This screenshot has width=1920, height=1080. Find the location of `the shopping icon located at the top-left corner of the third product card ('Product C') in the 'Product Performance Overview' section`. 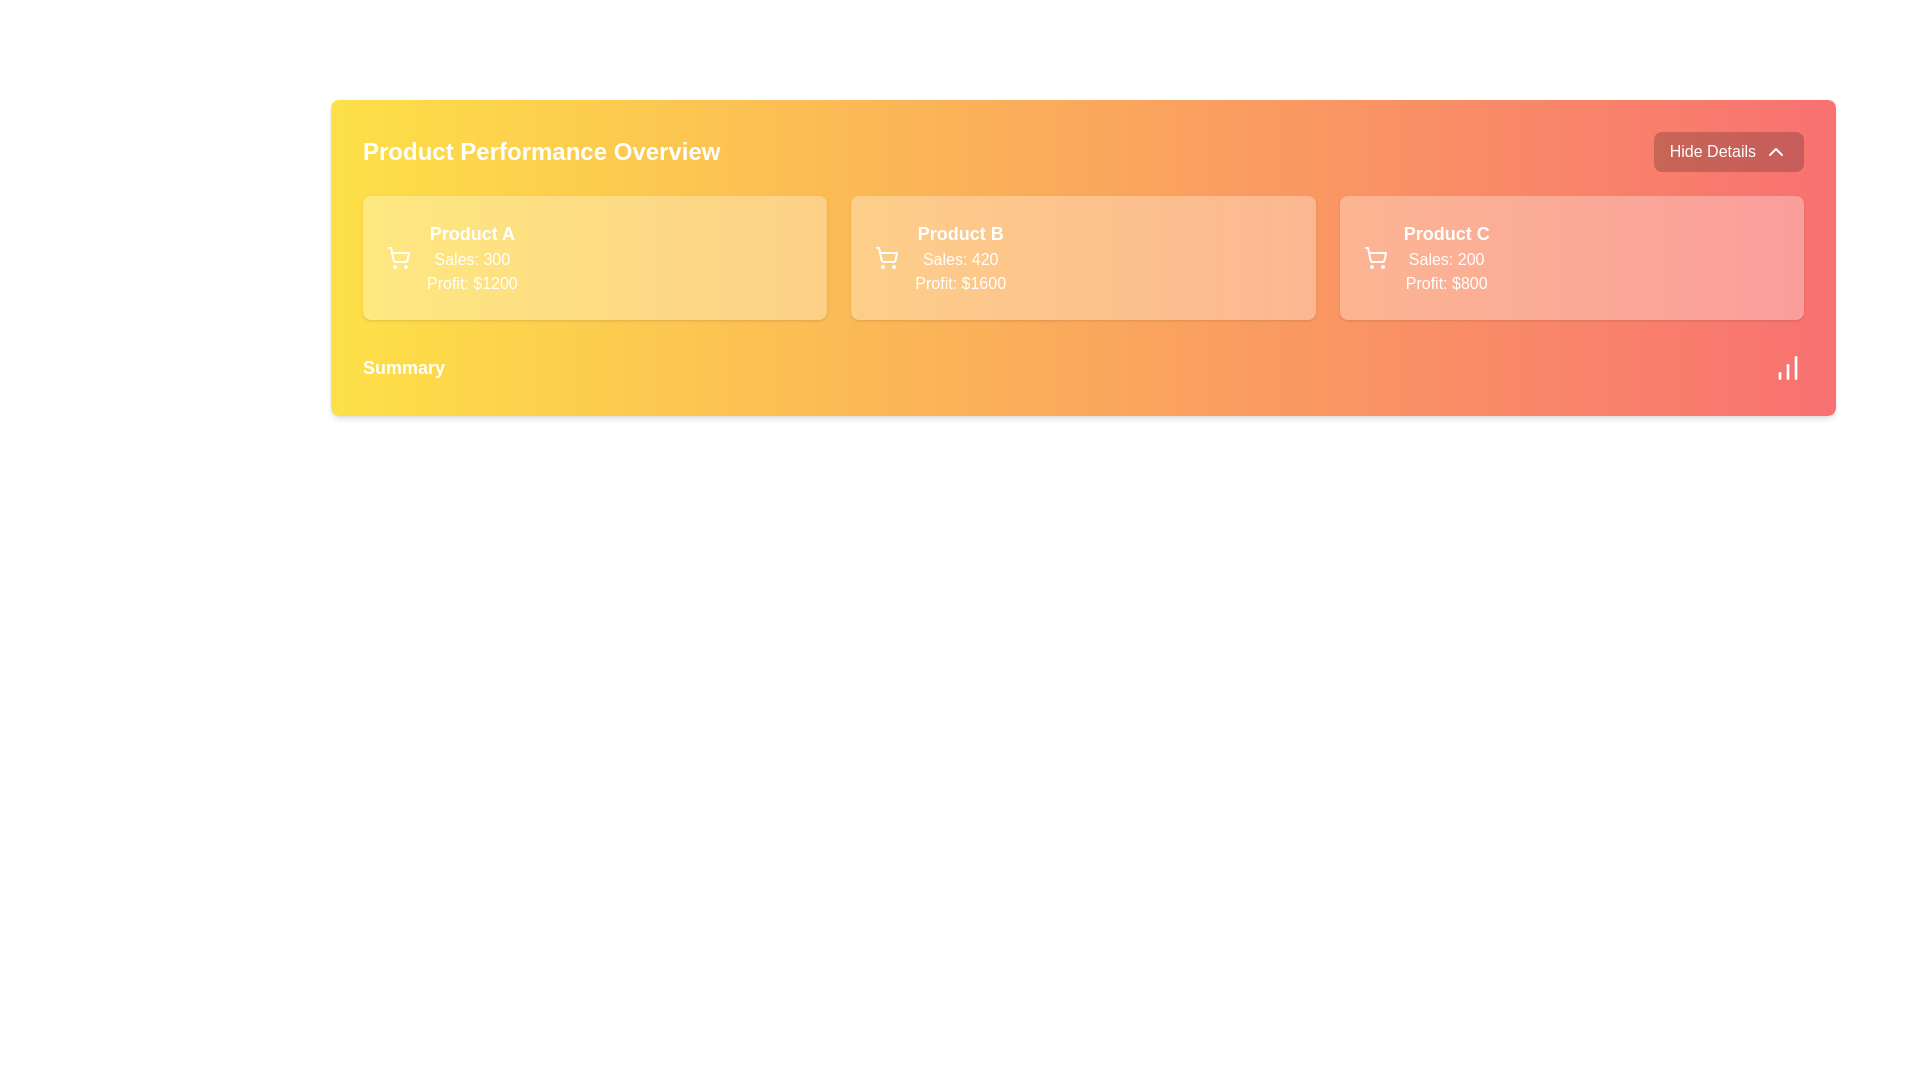

the shopping icon located at the top-left corner of the third product card ('Product C') in the 'Product Performance Overview' section is located at coordinates (1374, 257).